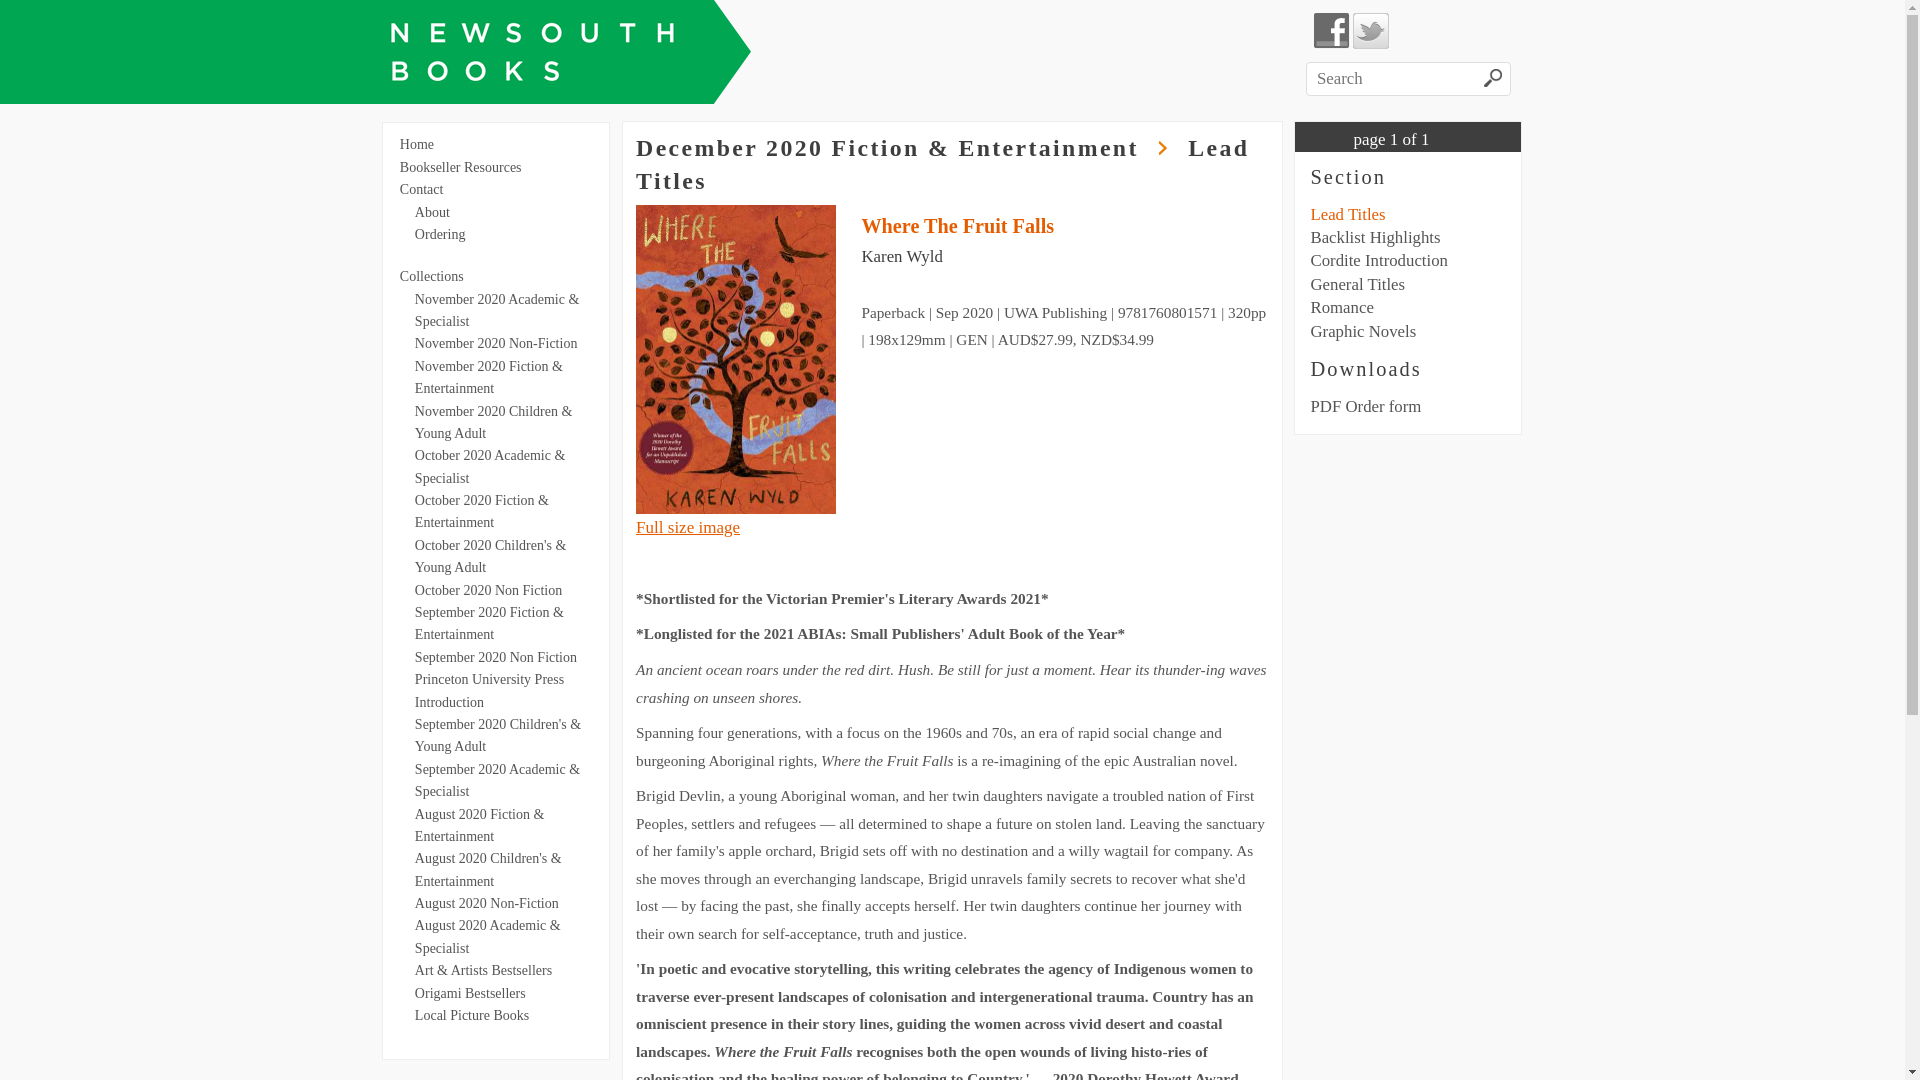 The height and width of the screenshot is (1080, 1920). Describe the element at coordinates (470, 1015) in the screenshot. I see `'Local Picture Books'` at that location.